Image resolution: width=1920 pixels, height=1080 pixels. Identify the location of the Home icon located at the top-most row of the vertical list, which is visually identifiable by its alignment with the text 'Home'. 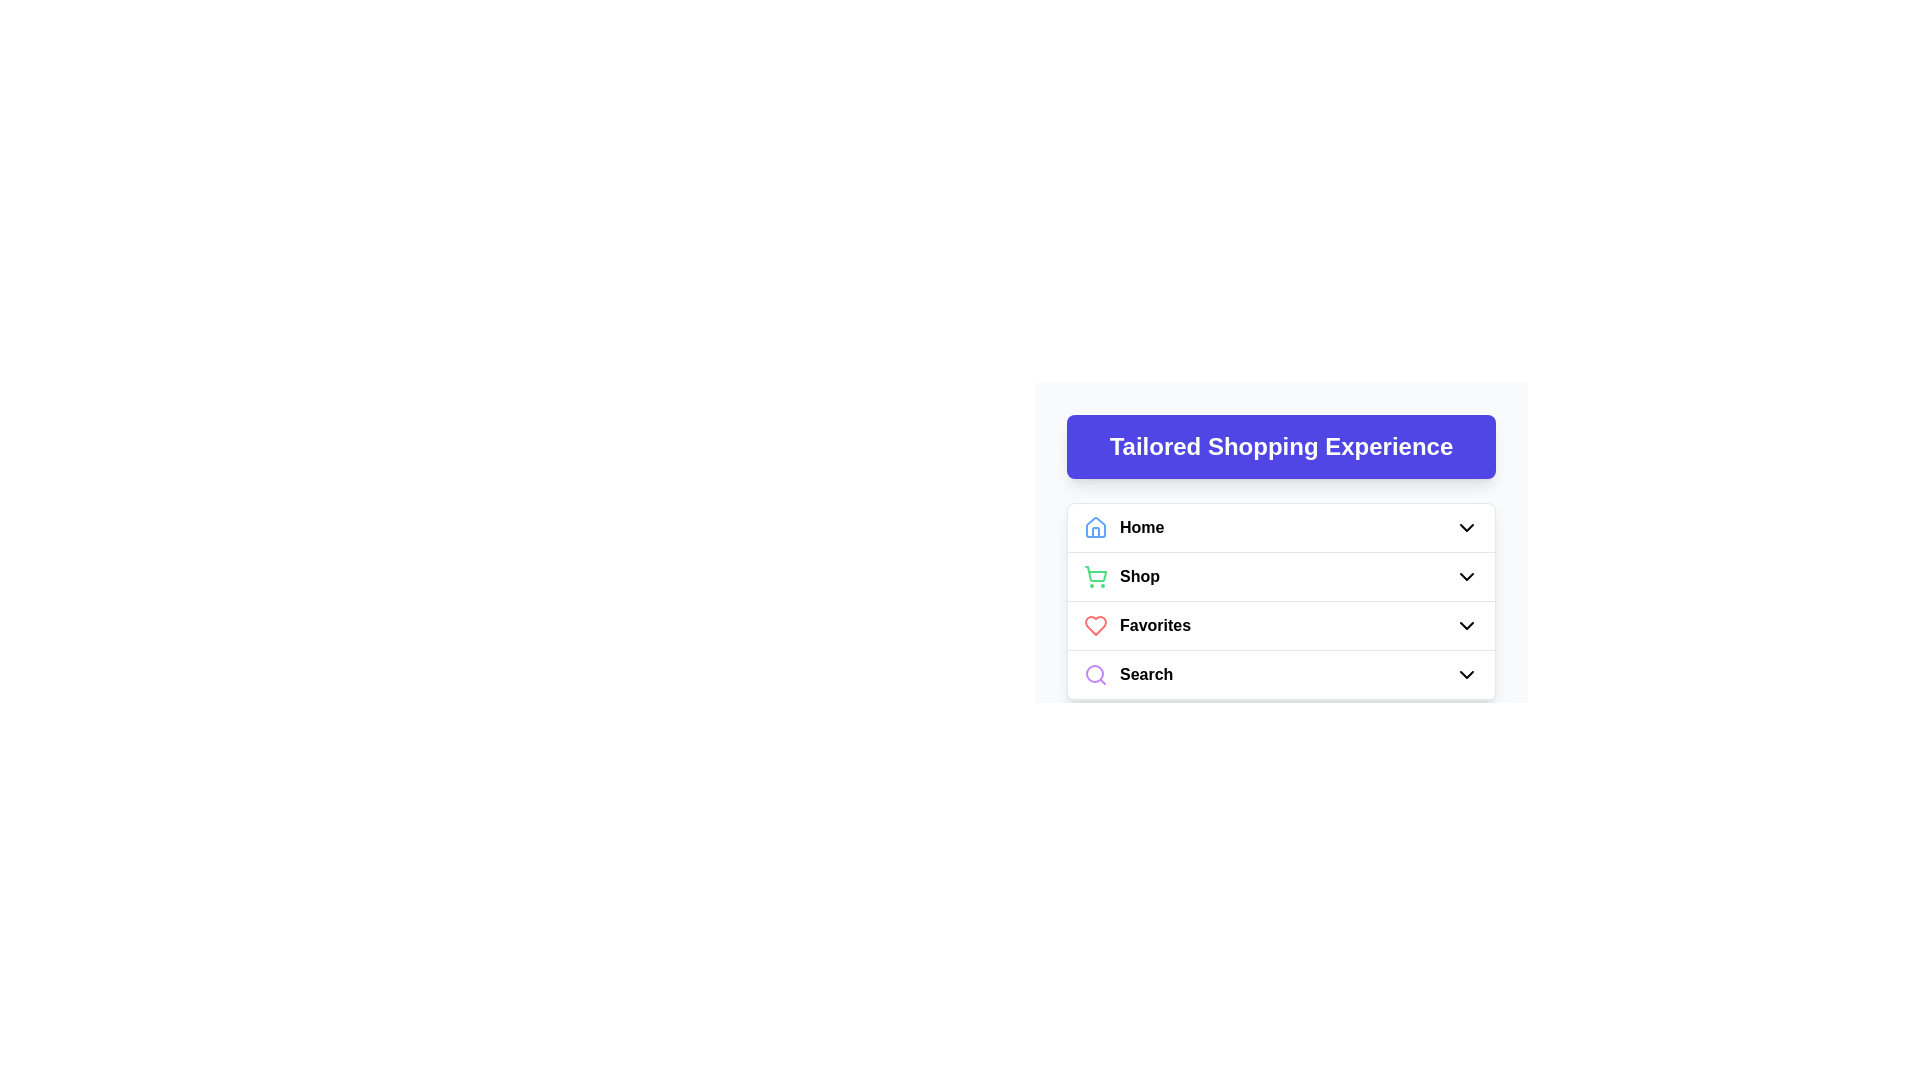
(1094, 526).